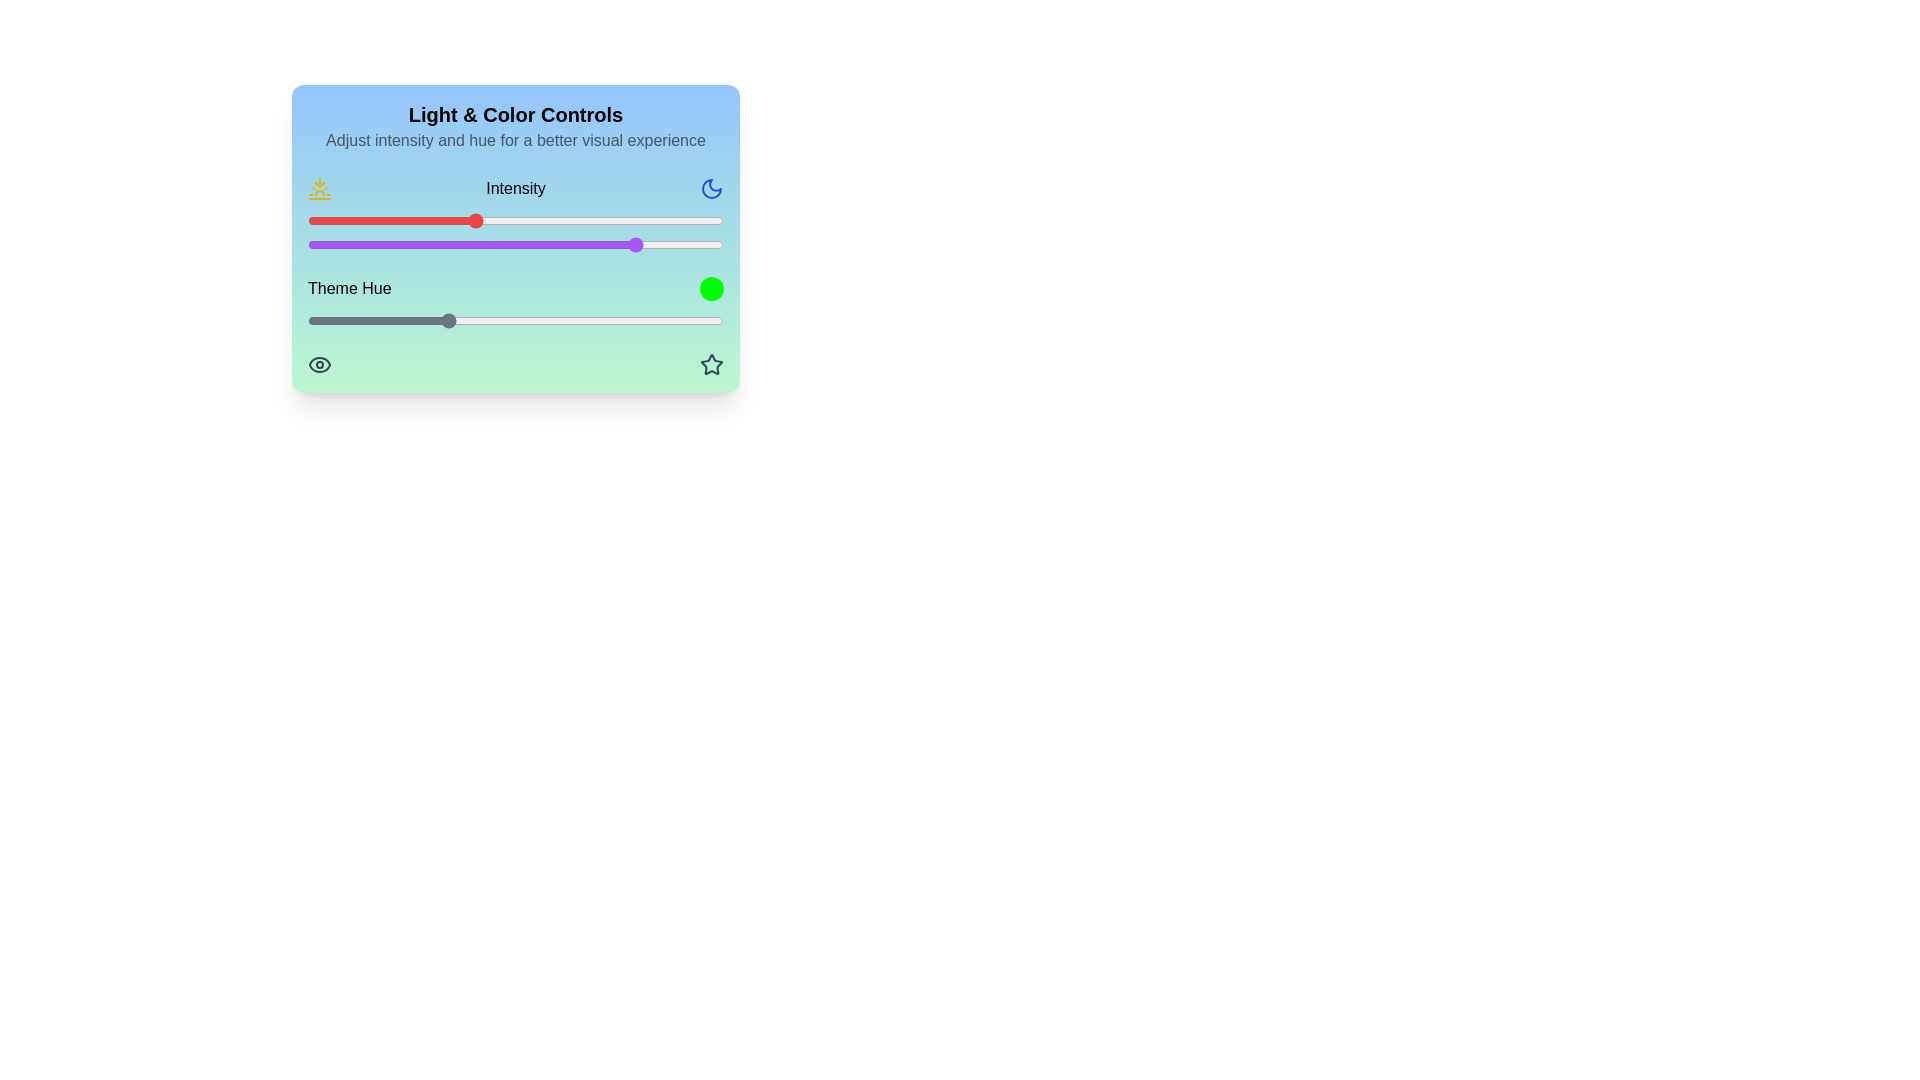 The height and width of the screenshot is (1080, 1920). I want to click on intensity, so click(678, 220).